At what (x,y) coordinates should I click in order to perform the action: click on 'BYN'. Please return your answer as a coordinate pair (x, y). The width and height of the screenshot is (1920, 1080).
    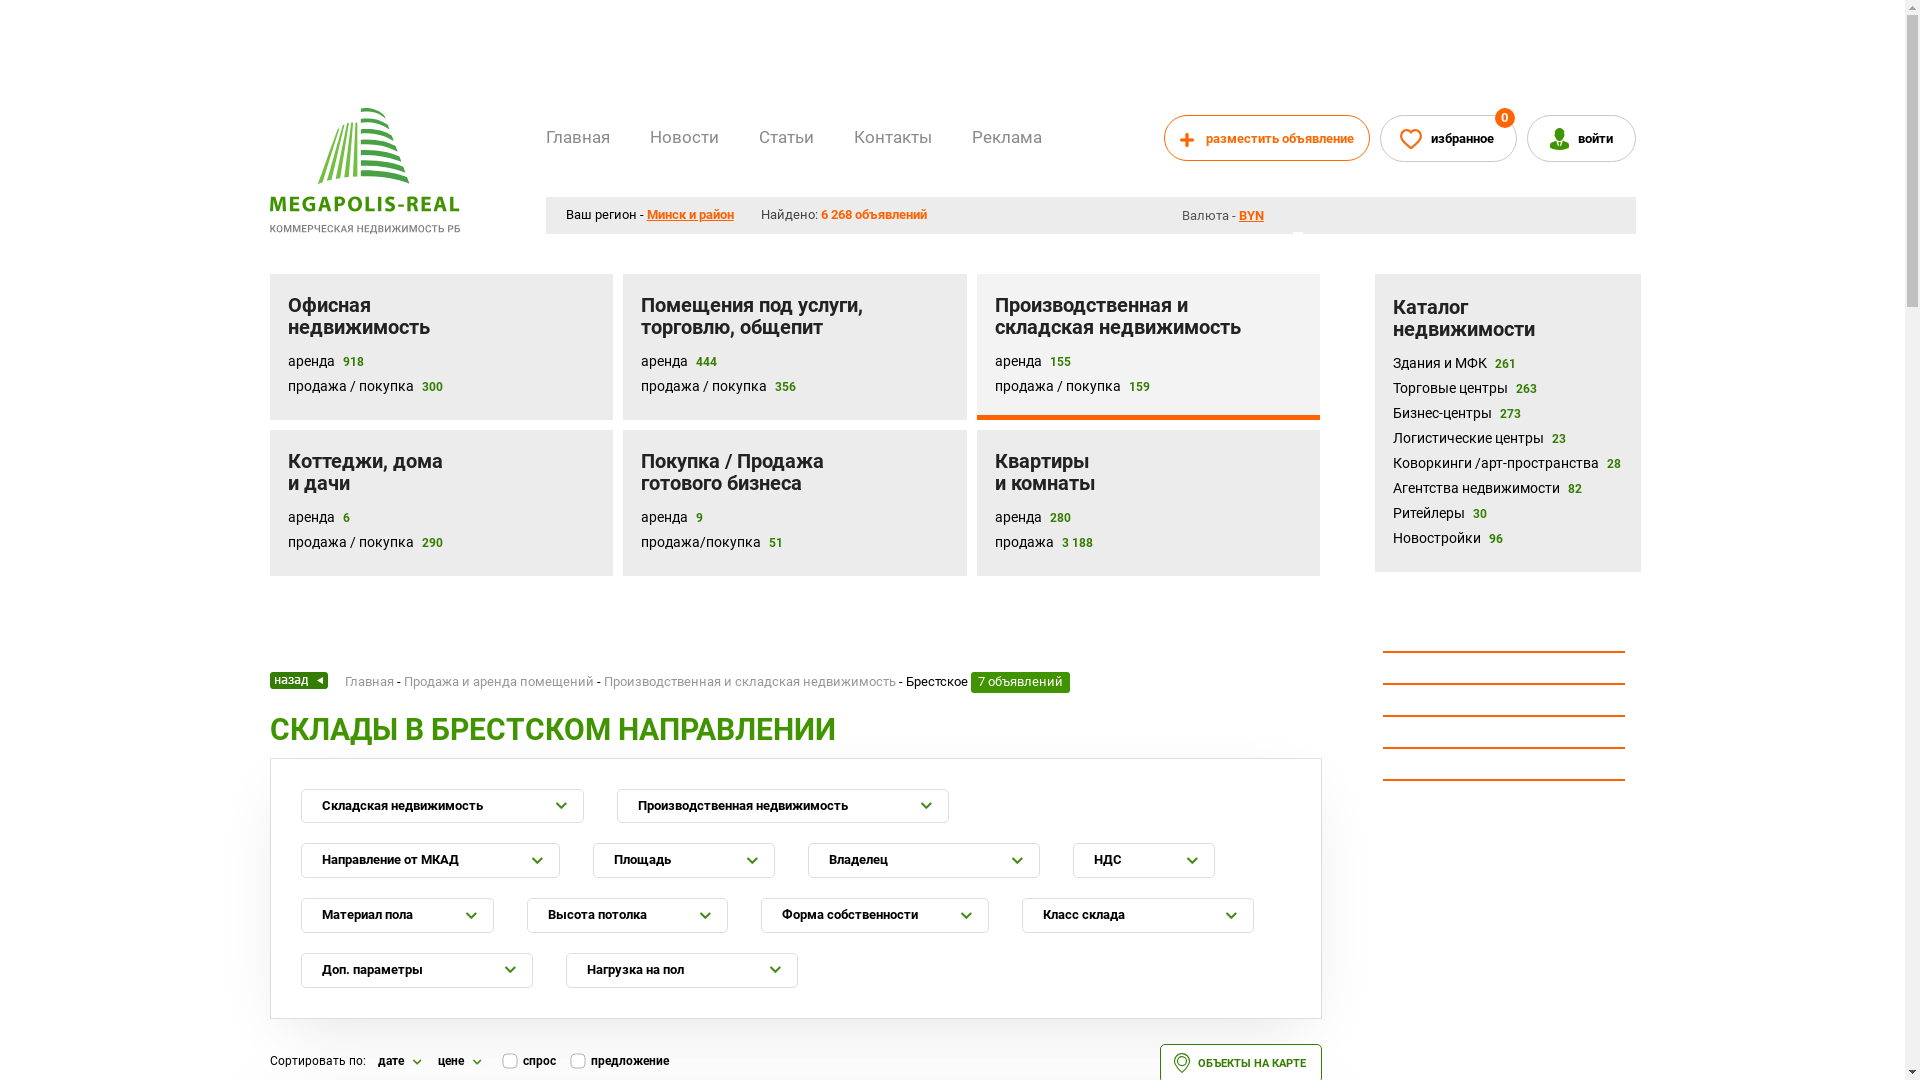
    Looking at the image, I should click on (1256, 215).